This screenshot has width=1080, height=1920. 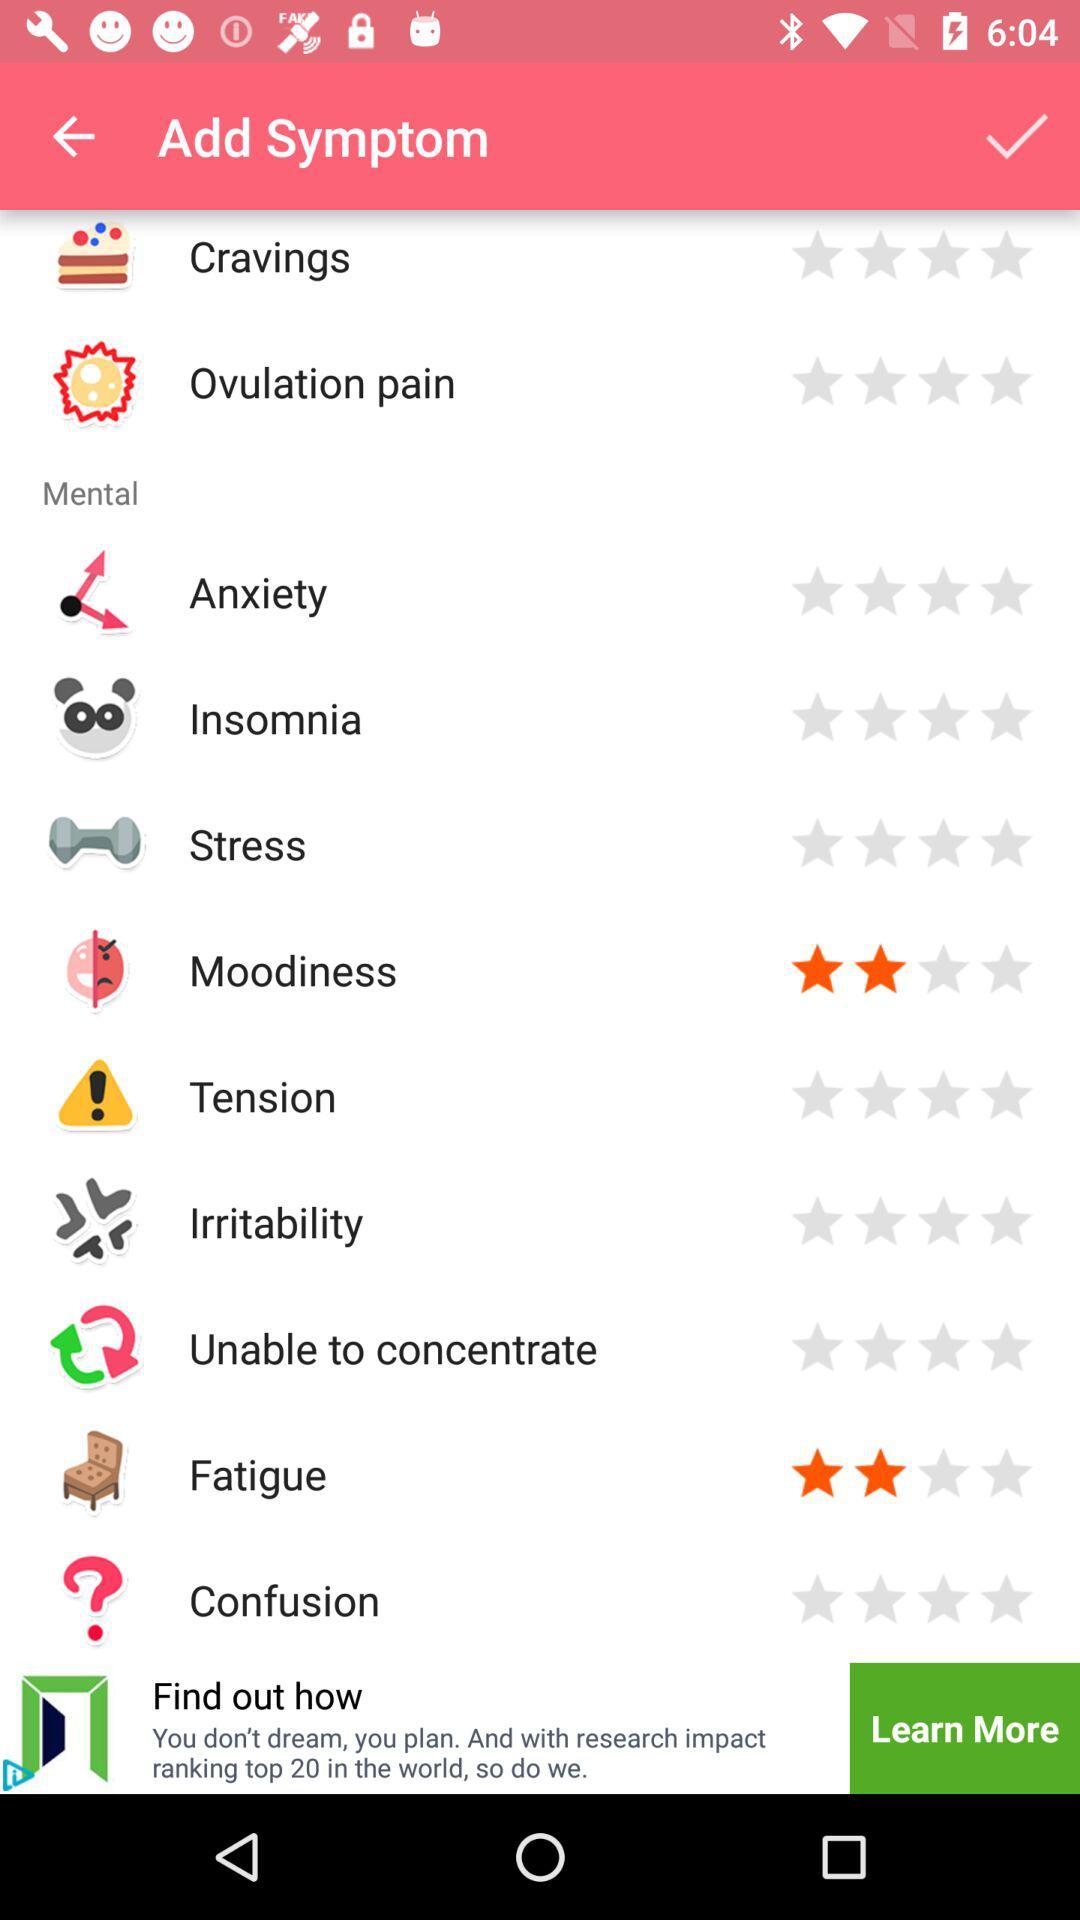 I want to click on rate the amount of the symptom, so click(x=879, y=1094).